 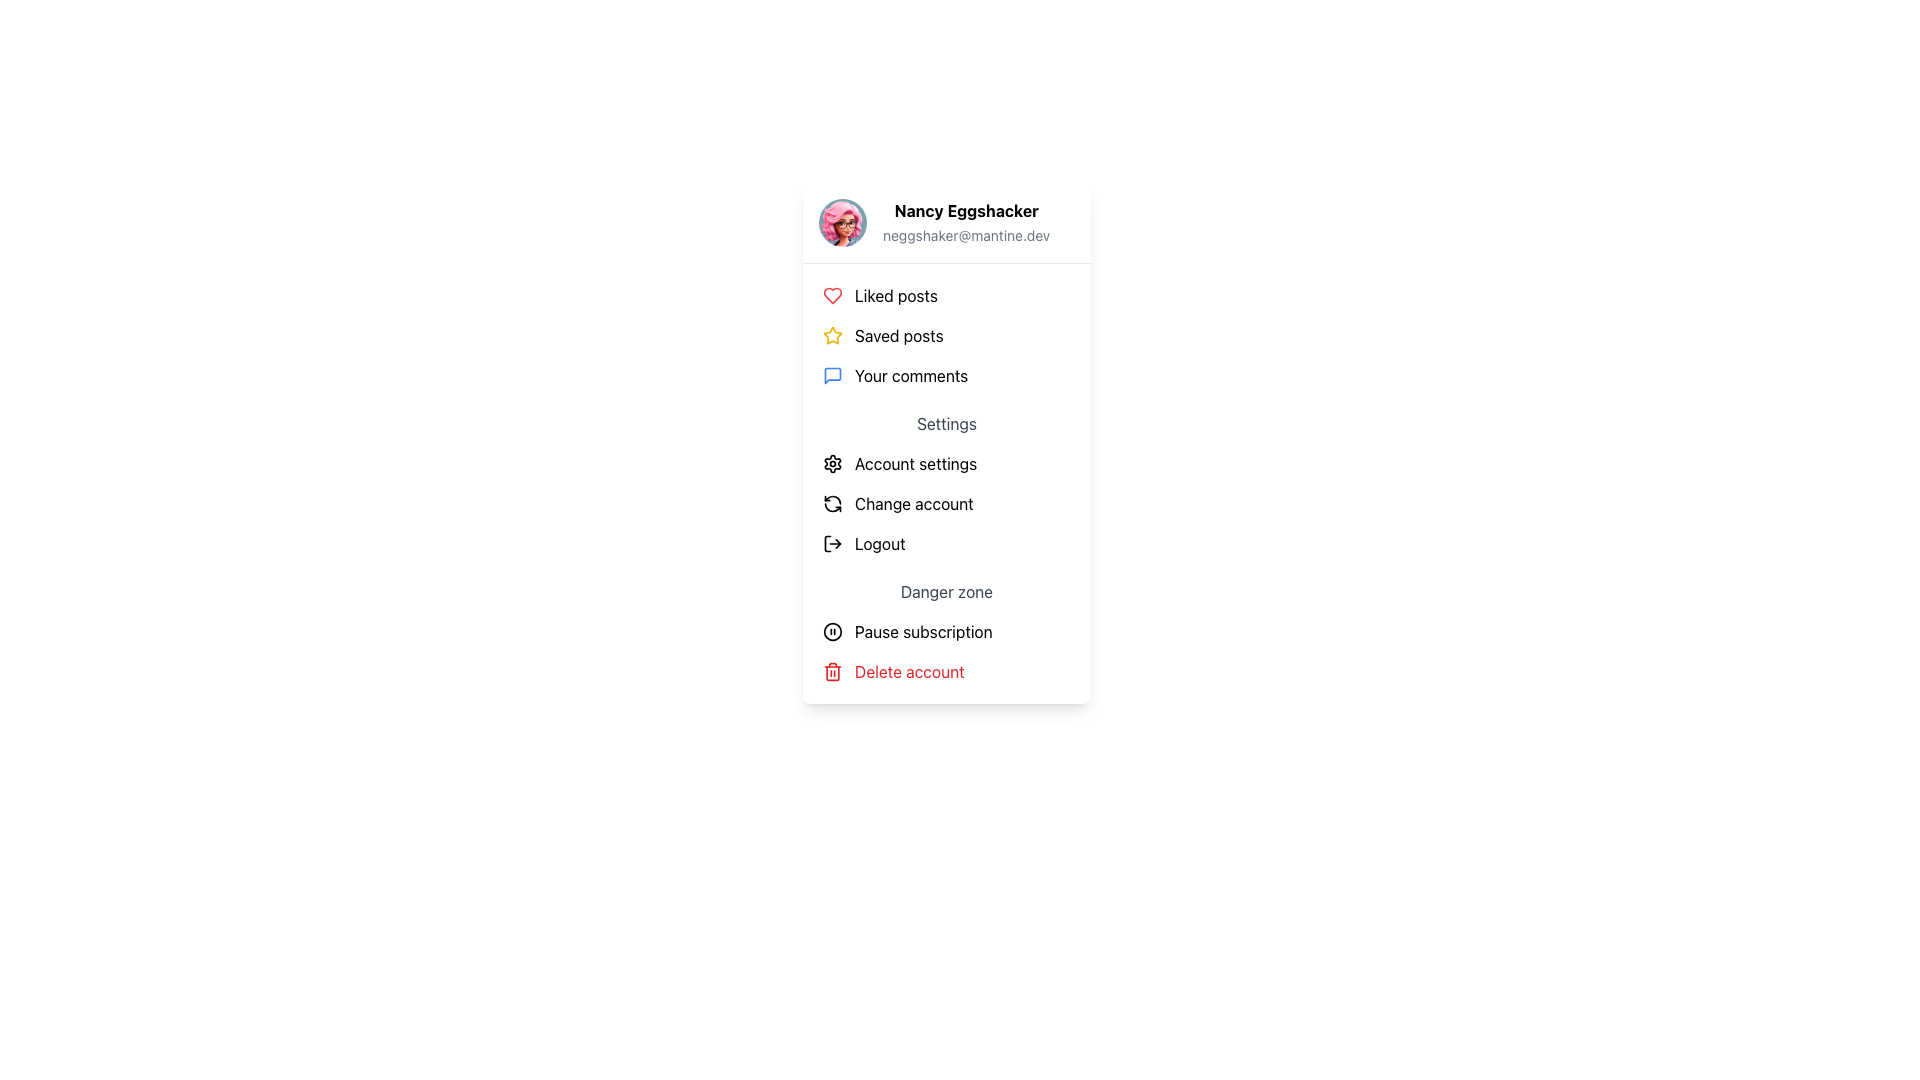 I want to click on the 'Pause subscription' button, so click(x=945, y=632).